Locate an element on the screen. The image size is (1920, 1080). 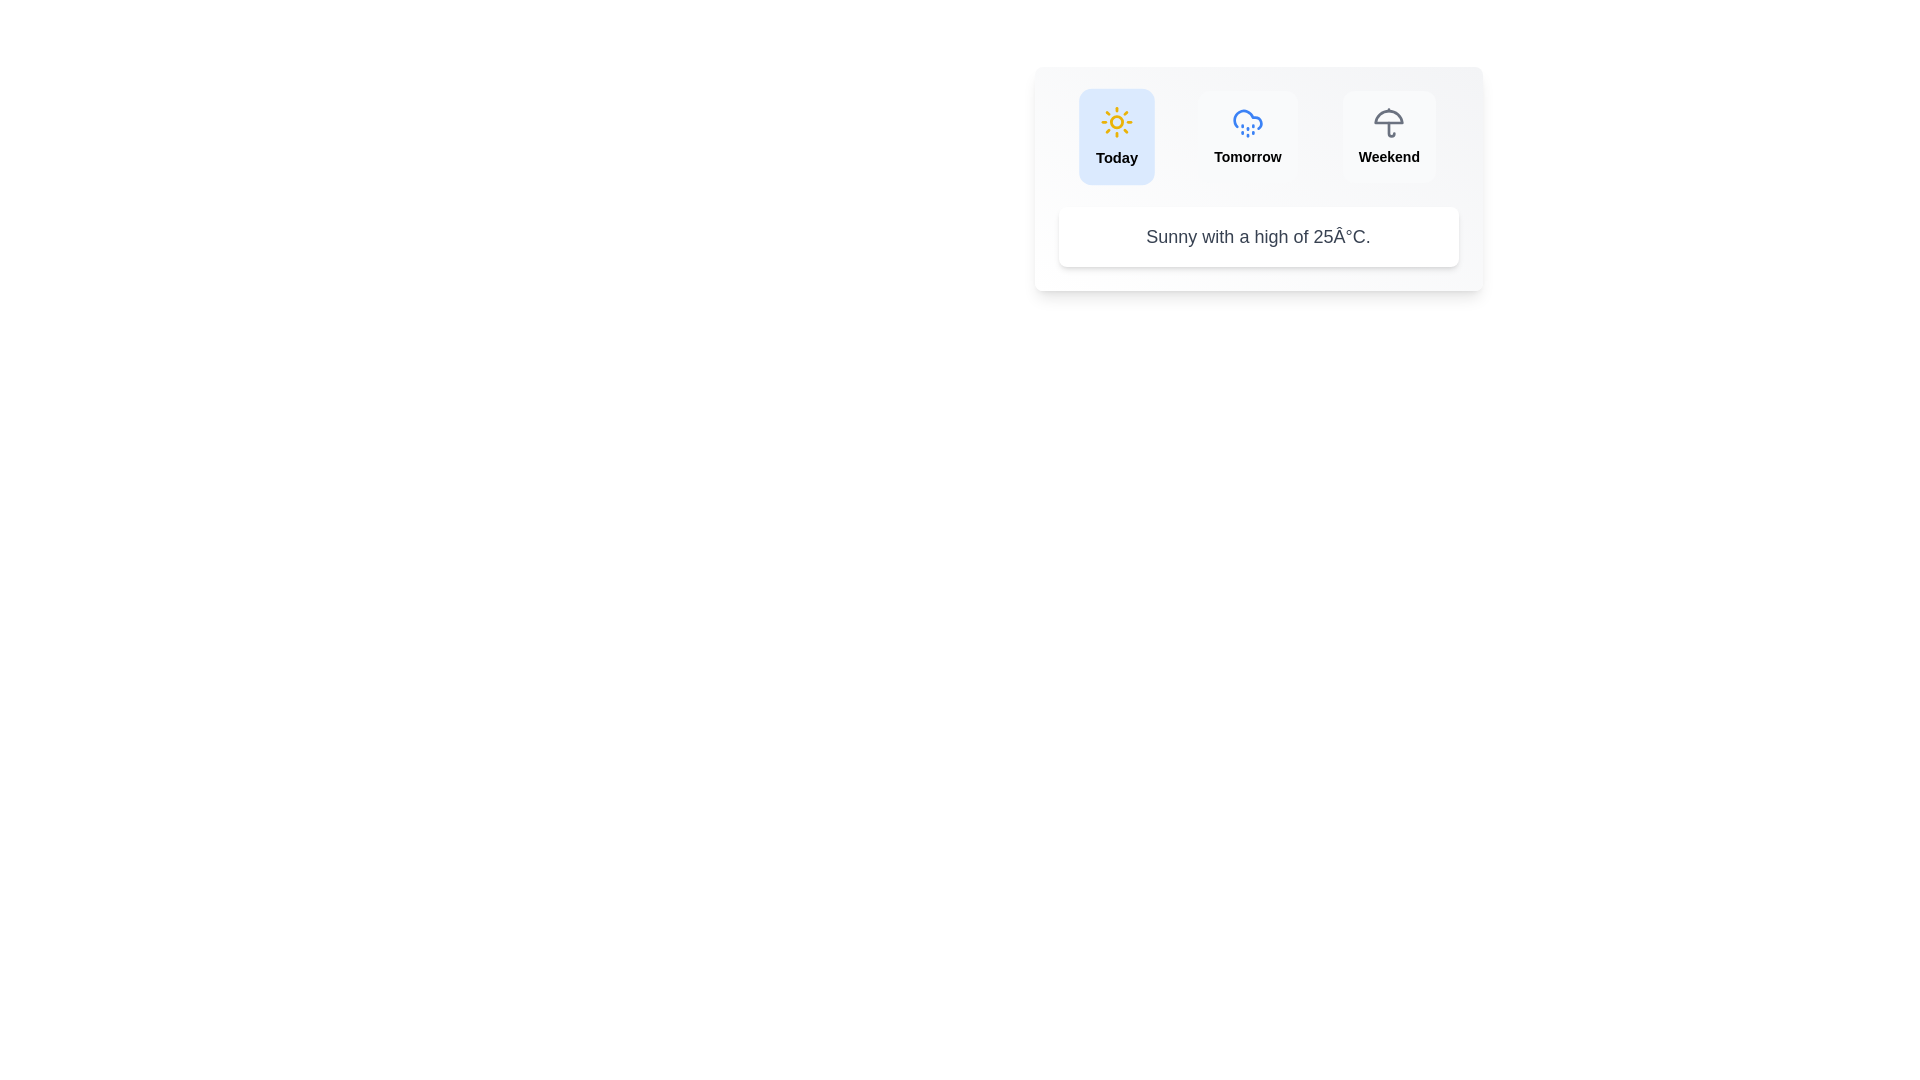
the Tomorrow tab to view its weather forecast is located at coordinates (1246, 136).